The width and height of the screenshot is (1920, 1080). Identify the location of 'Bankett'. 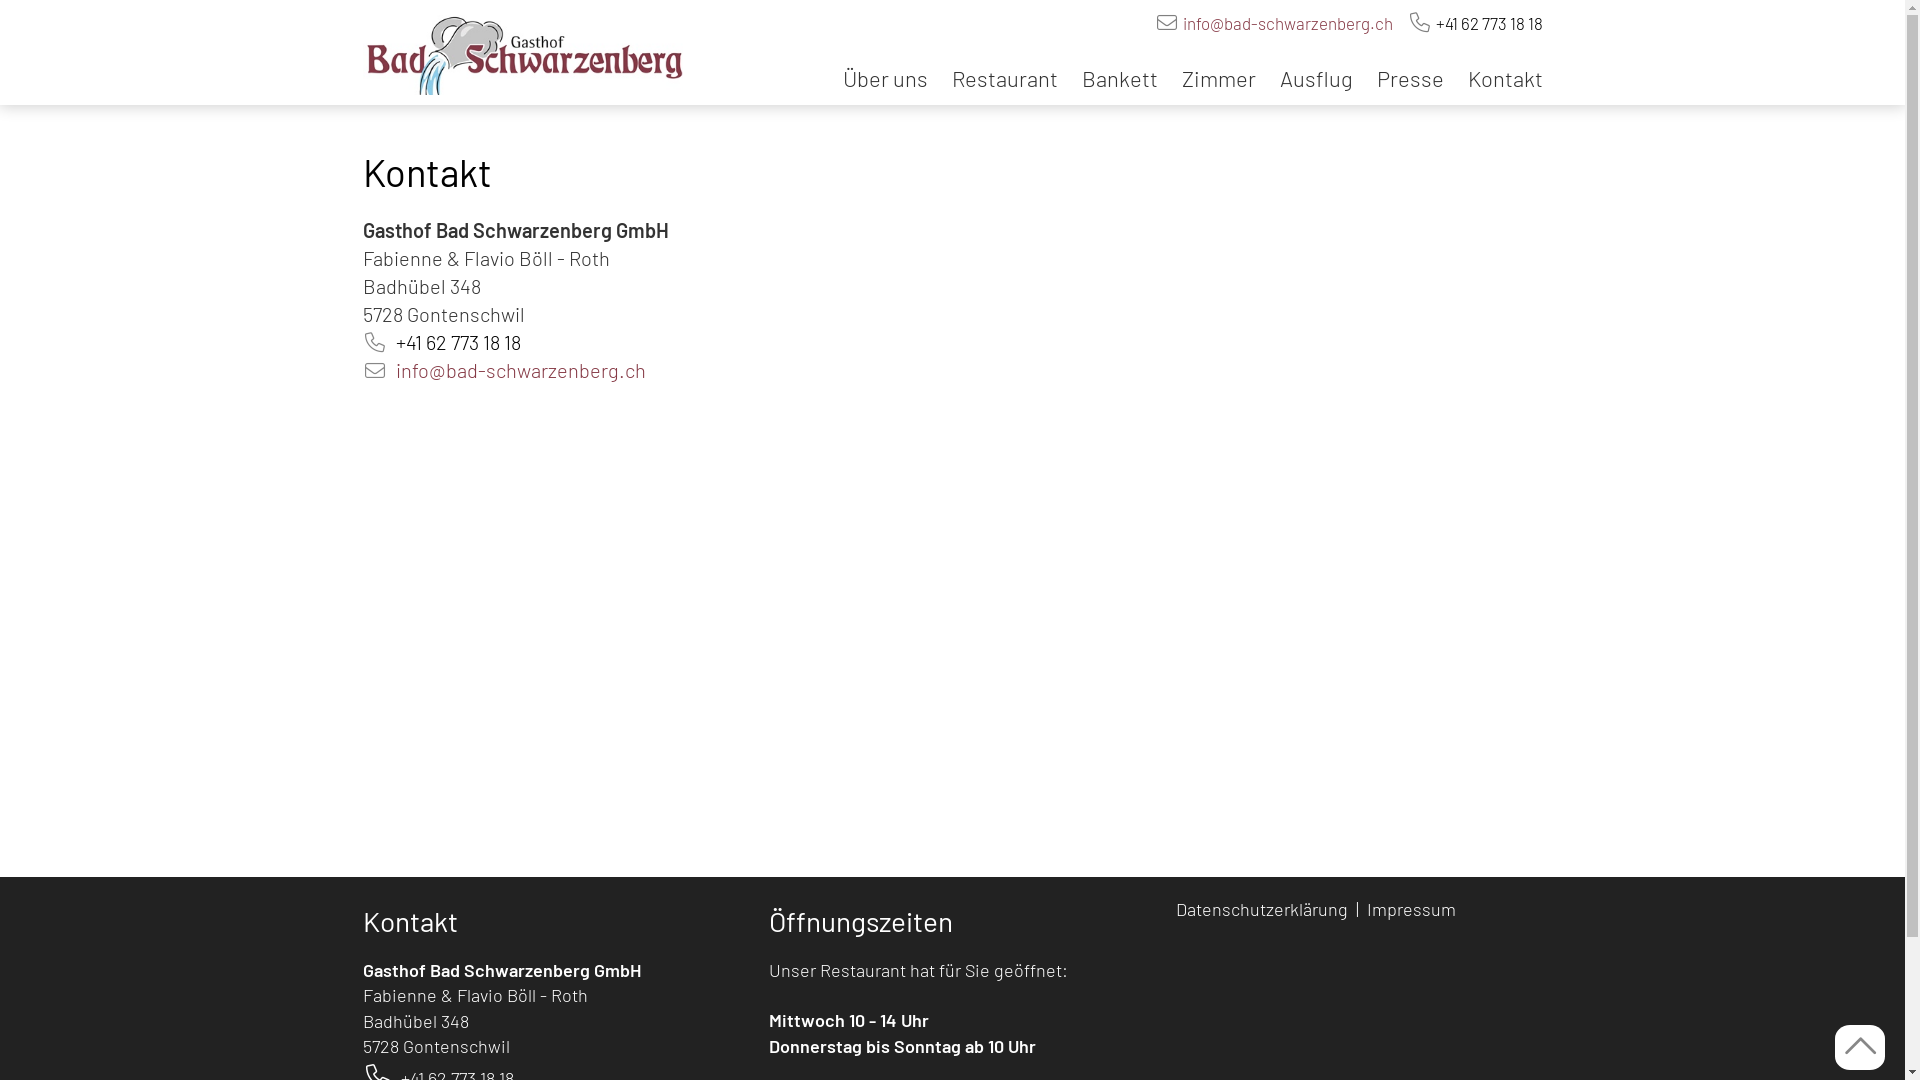
(1118, 77).